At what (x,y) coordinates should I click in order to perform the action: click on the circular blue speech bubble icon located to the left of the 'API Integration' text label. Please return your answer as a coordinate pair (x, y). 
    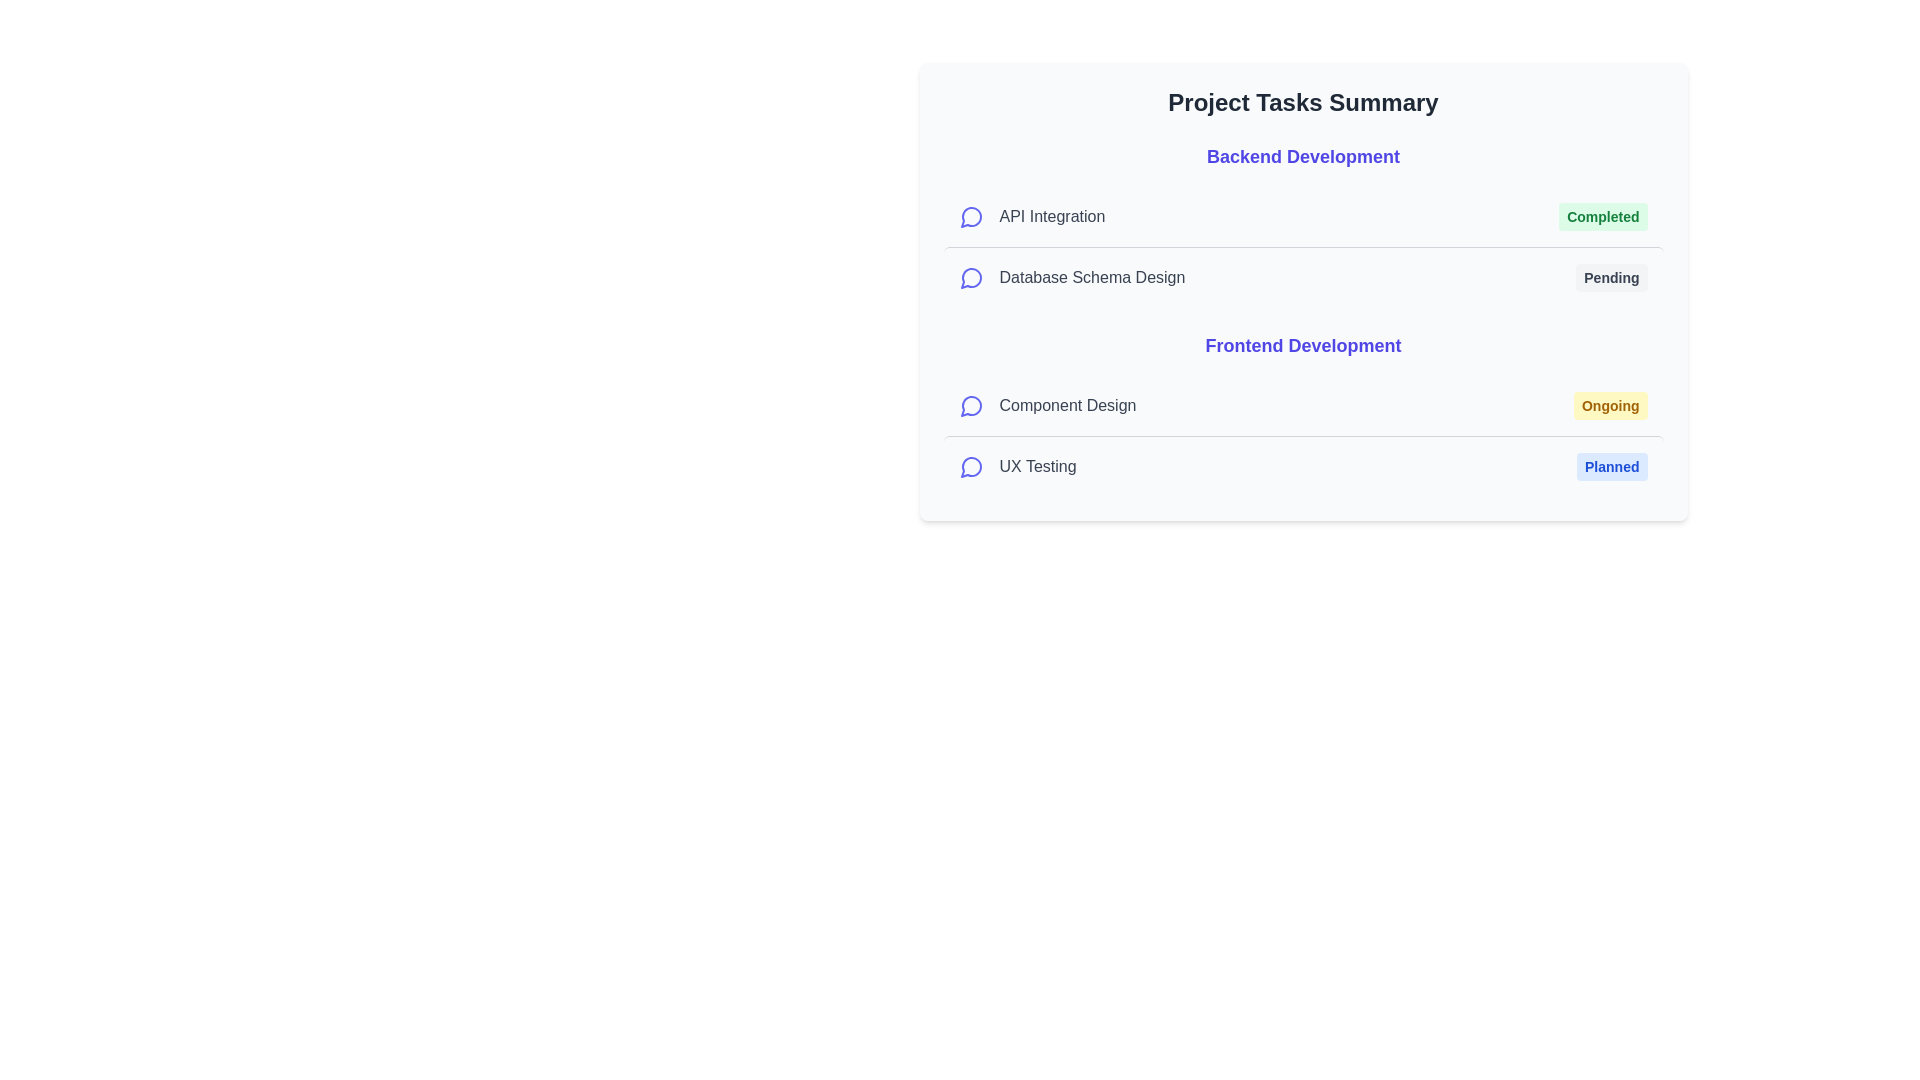
    Looking at the image, I should click on (971, 216).